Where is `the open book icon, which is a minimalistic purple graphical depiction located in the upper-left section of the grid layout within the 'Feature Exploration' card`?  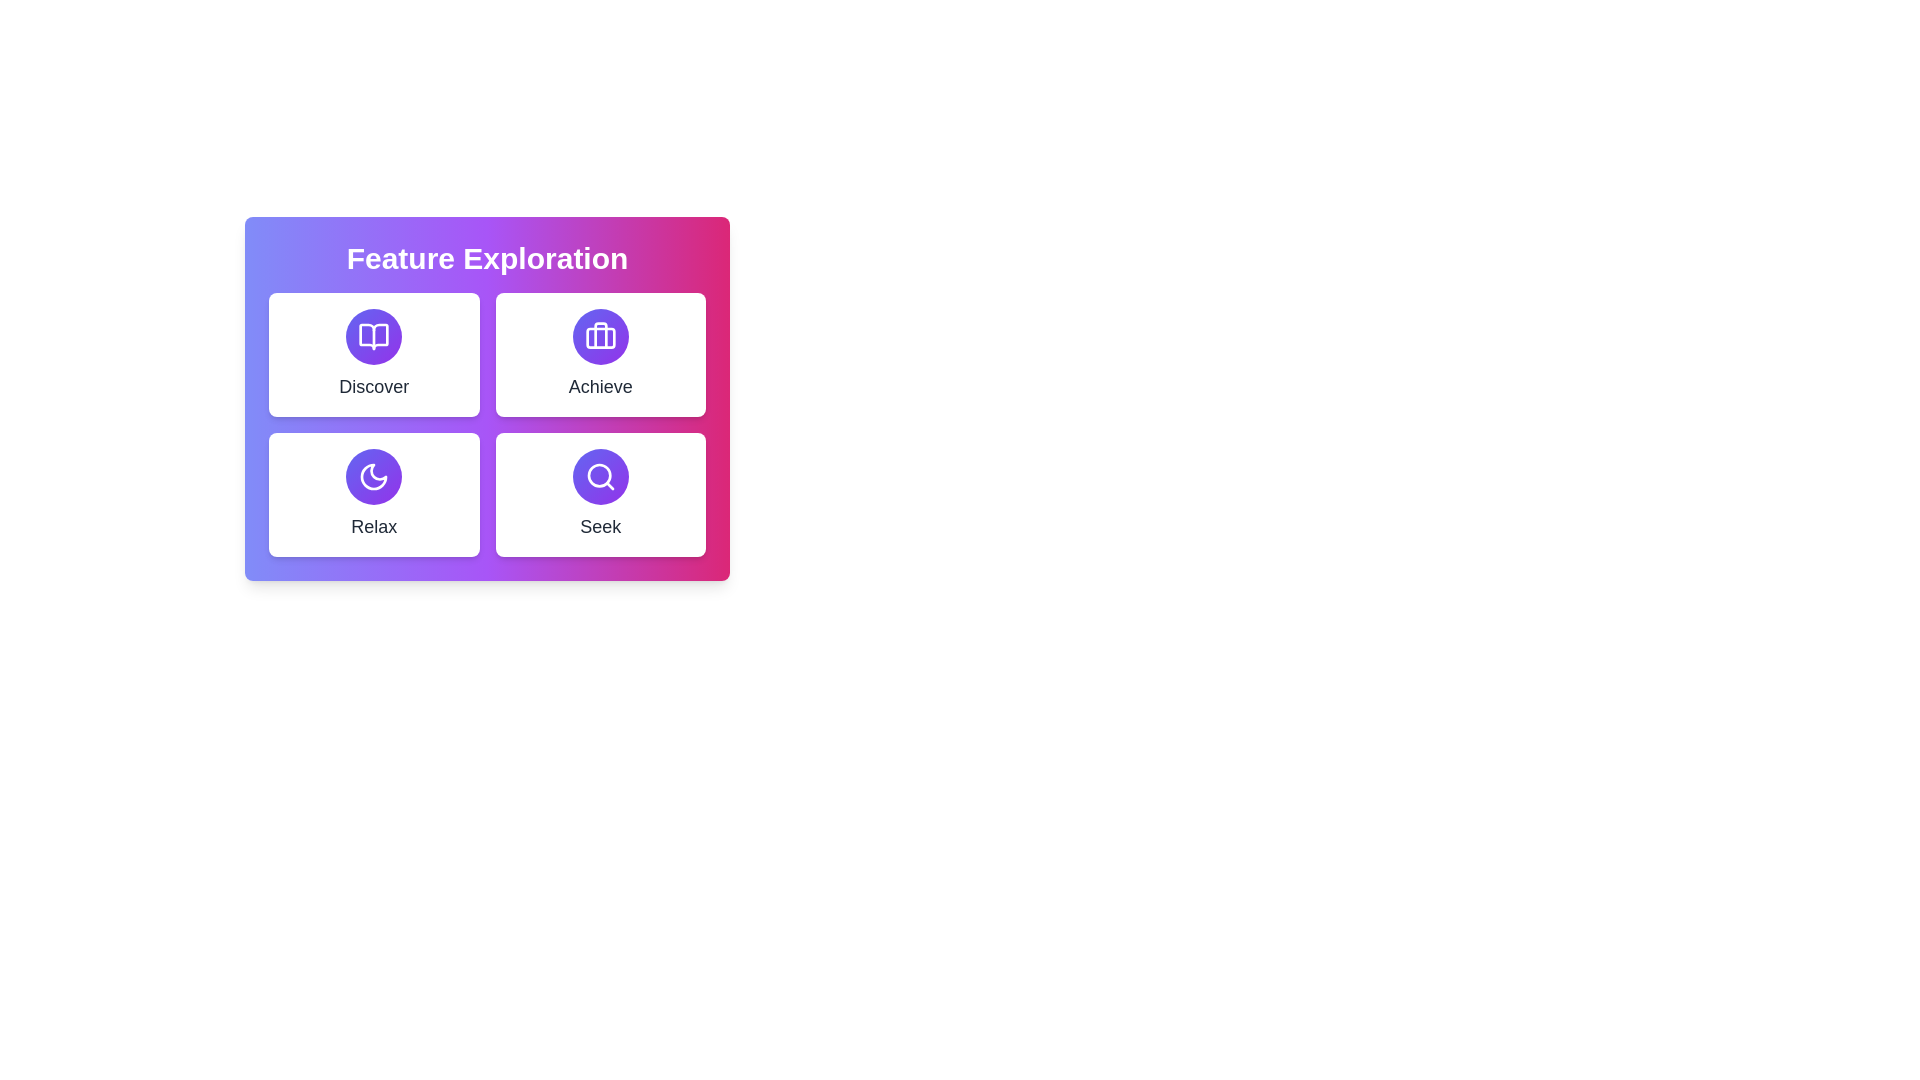 the open book icon, which is a minimalistic purple graphical depiction located in the upper-left section of the grid layout within the 'Feature Exploration' card is located at coordinates (374, 335).